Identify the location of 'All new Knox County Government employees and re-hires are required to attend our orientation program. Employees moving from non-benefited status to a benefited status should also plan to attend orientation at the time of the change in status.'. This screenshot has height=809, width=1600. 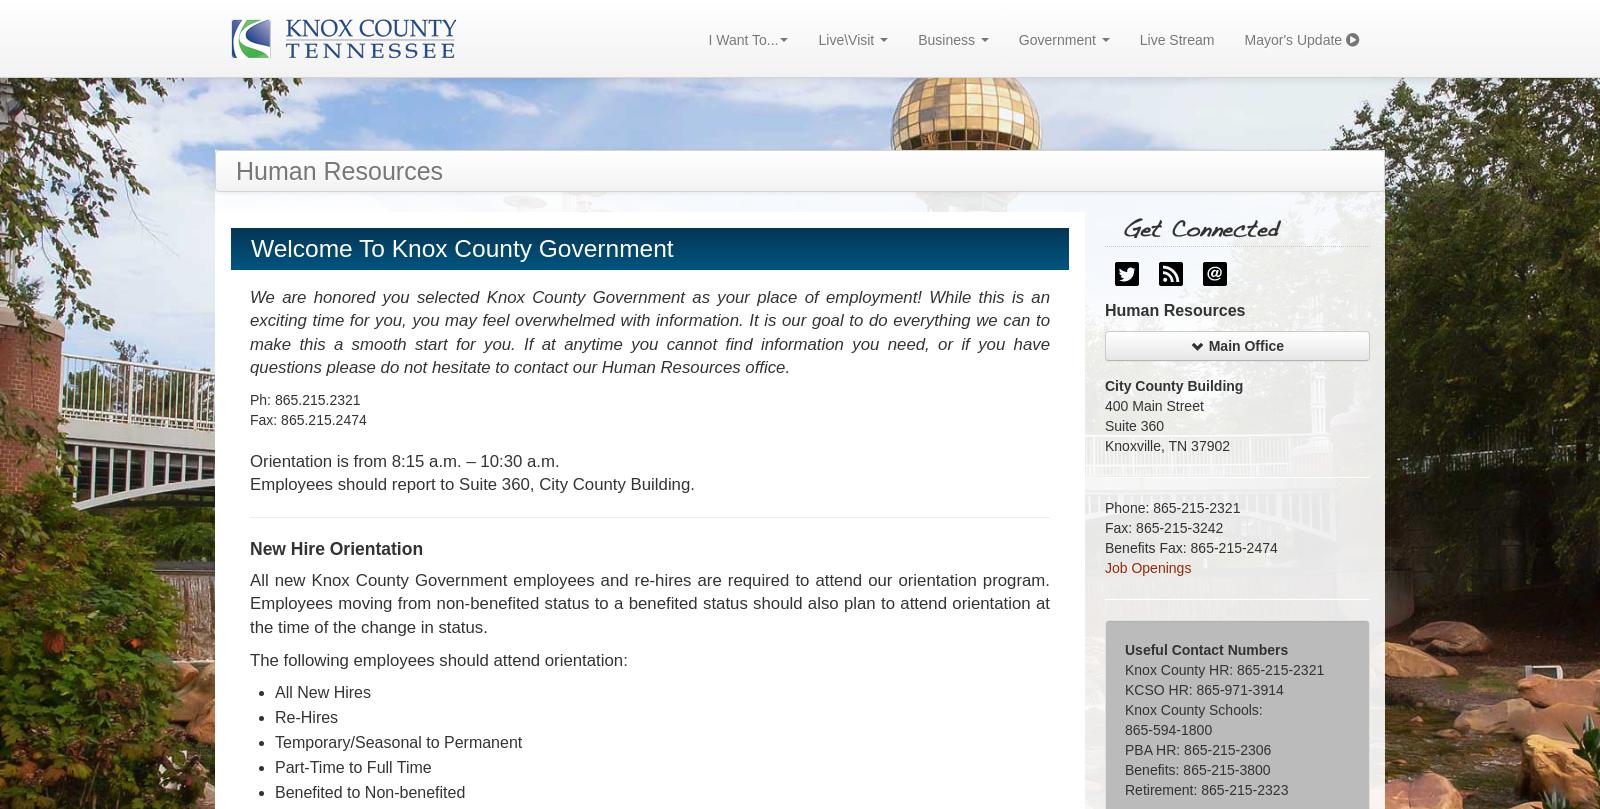
(649, 603).